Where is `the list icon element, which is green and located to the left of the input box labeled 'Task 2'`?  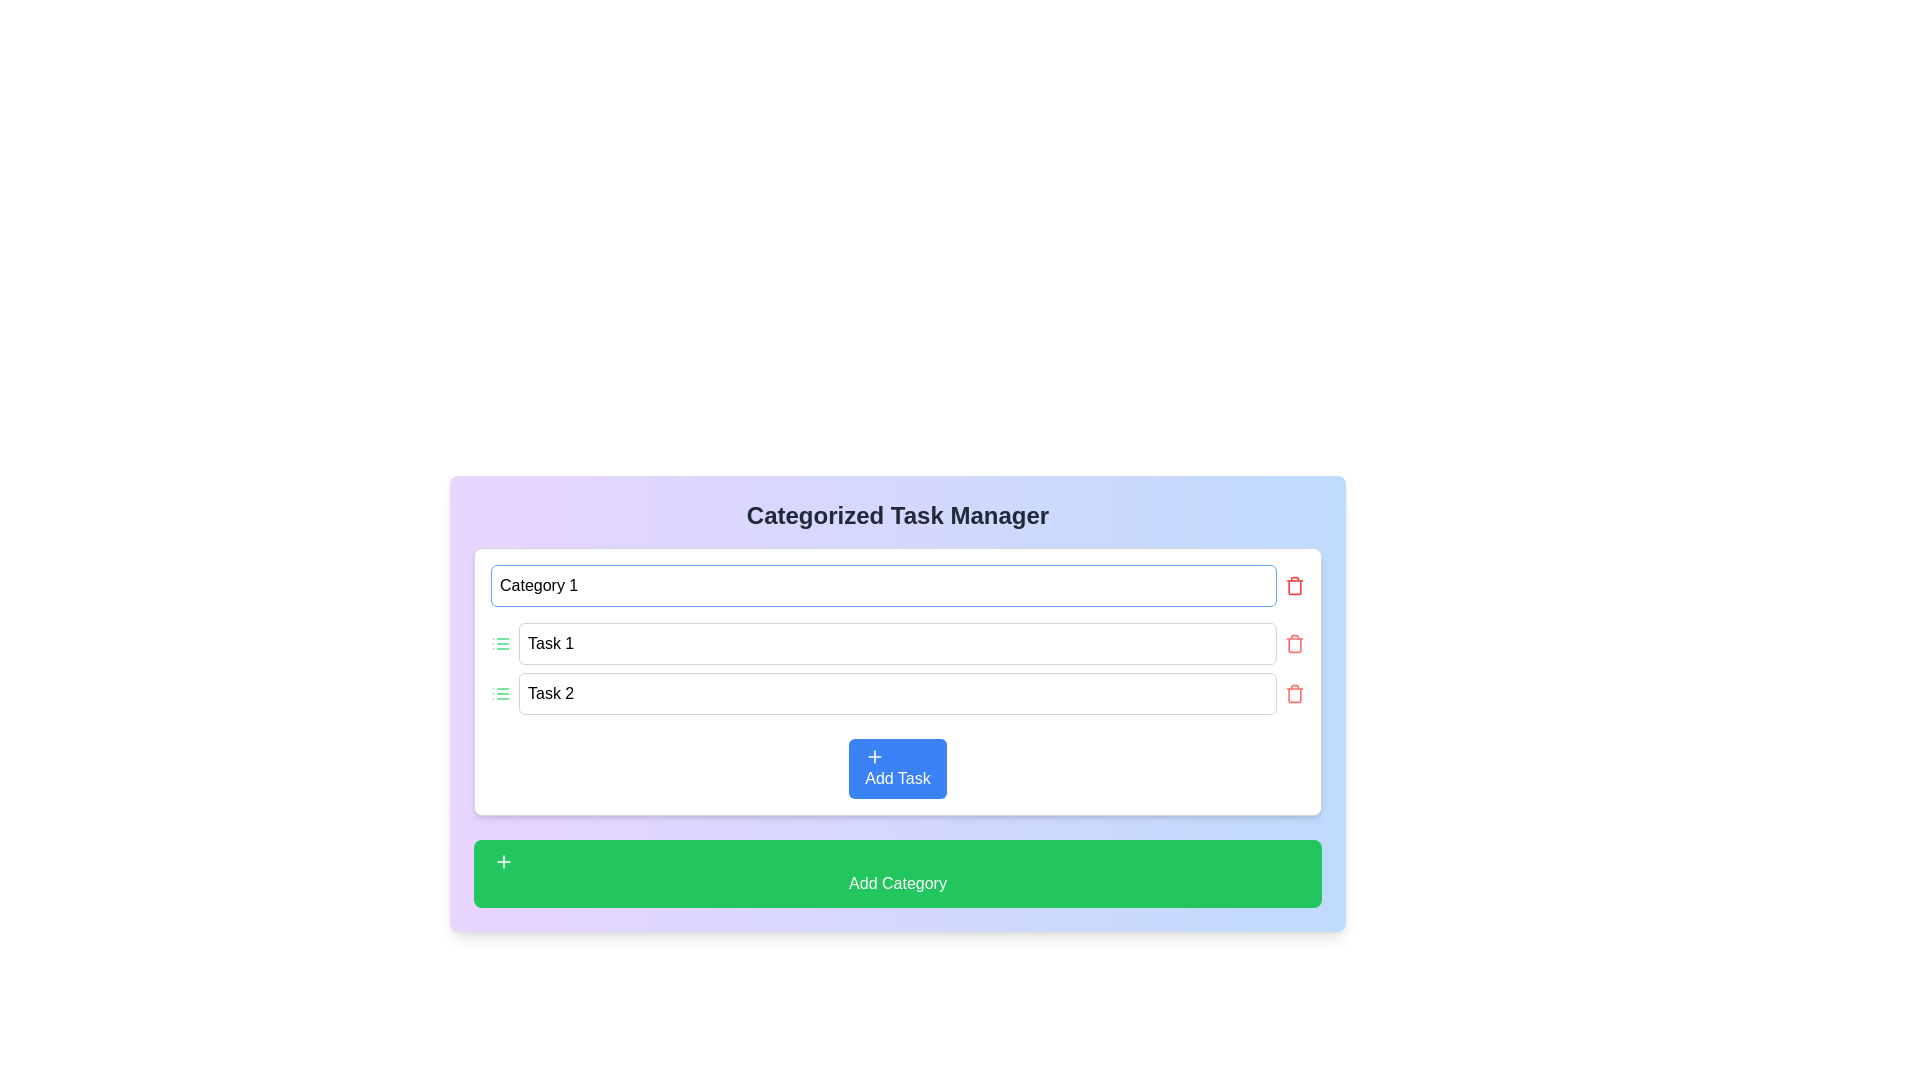
the list icon element, which is green and located to the left of the input box labeled 'Task 2' is located at coordinates (500, 693).